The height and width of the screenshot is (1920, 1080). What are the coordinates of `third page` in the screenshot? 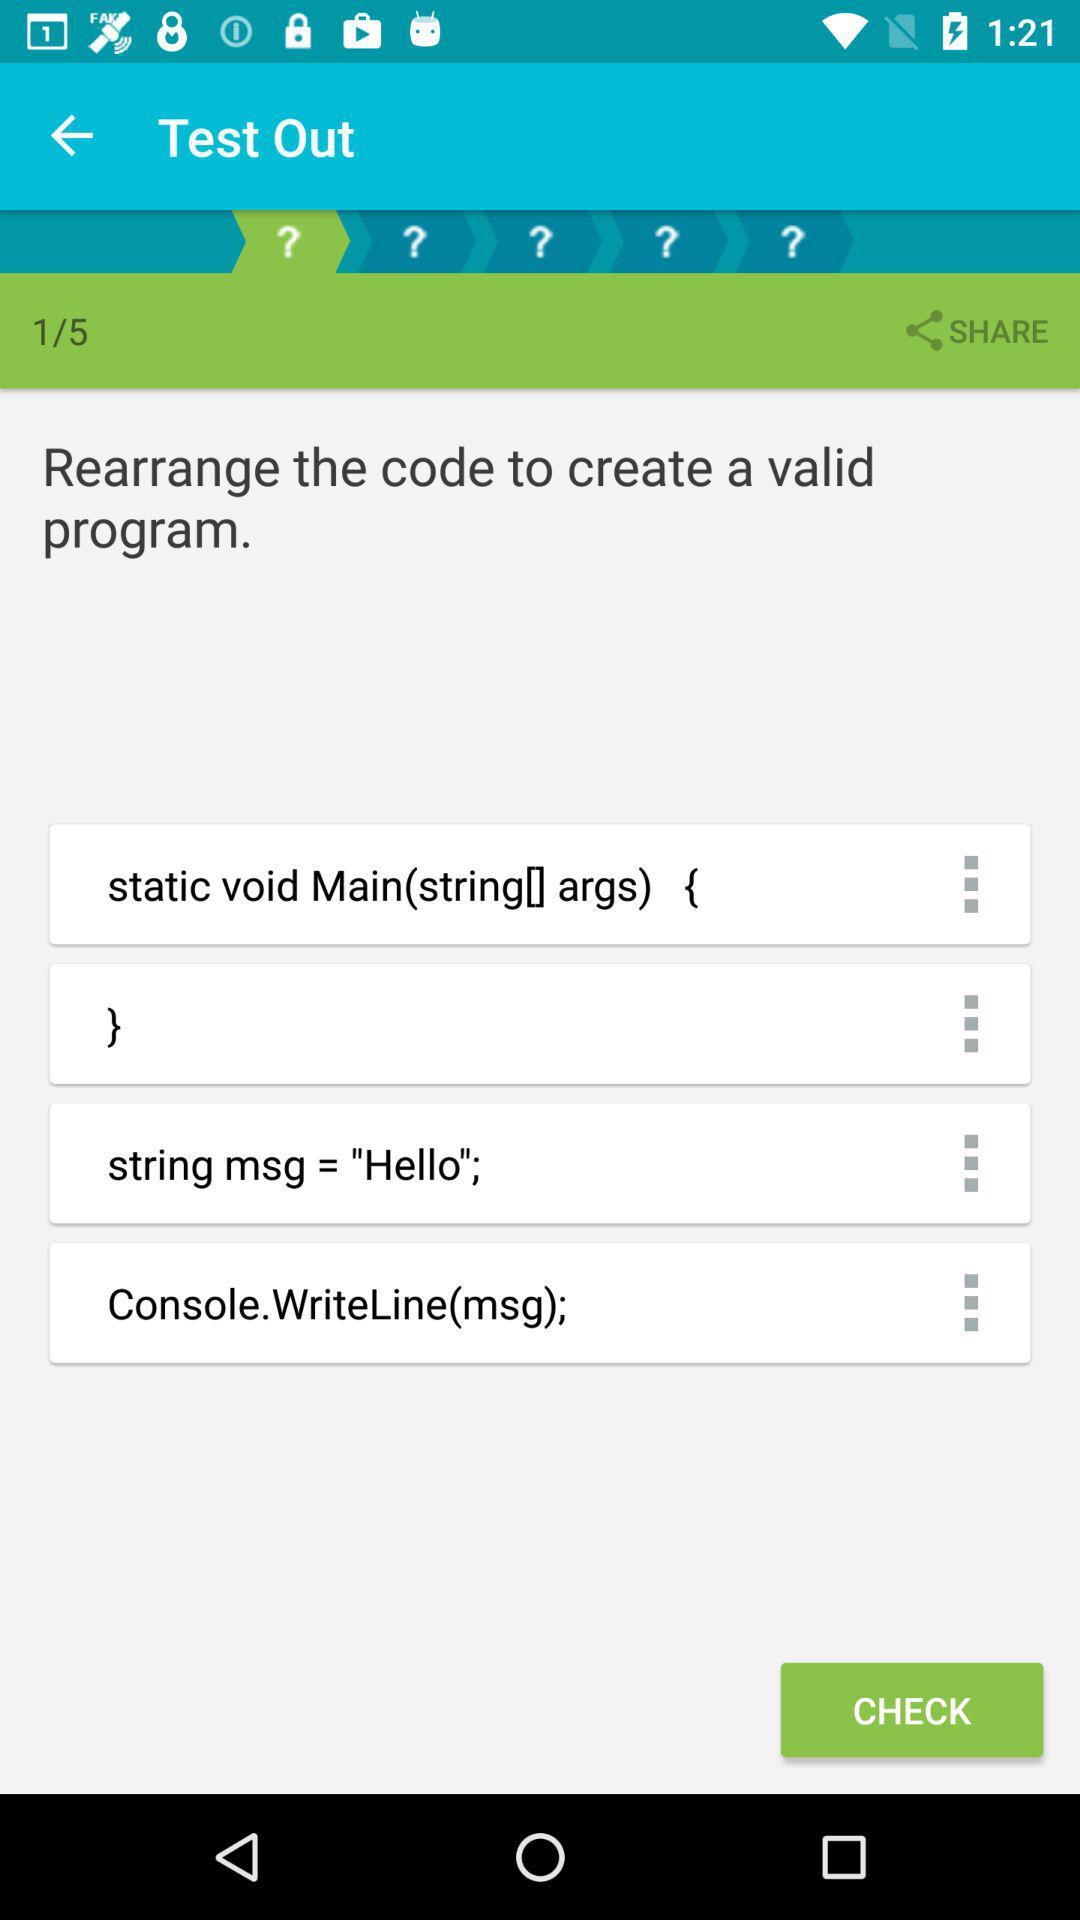 It's located at (540, 240).